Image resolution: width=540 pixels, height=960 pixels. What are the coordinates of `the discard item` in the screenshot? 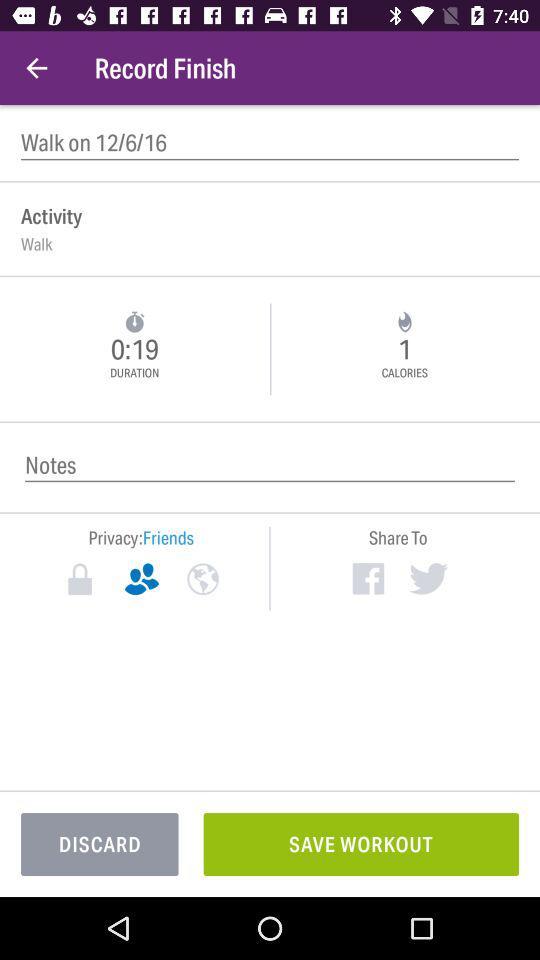 It's located at (98, 843).